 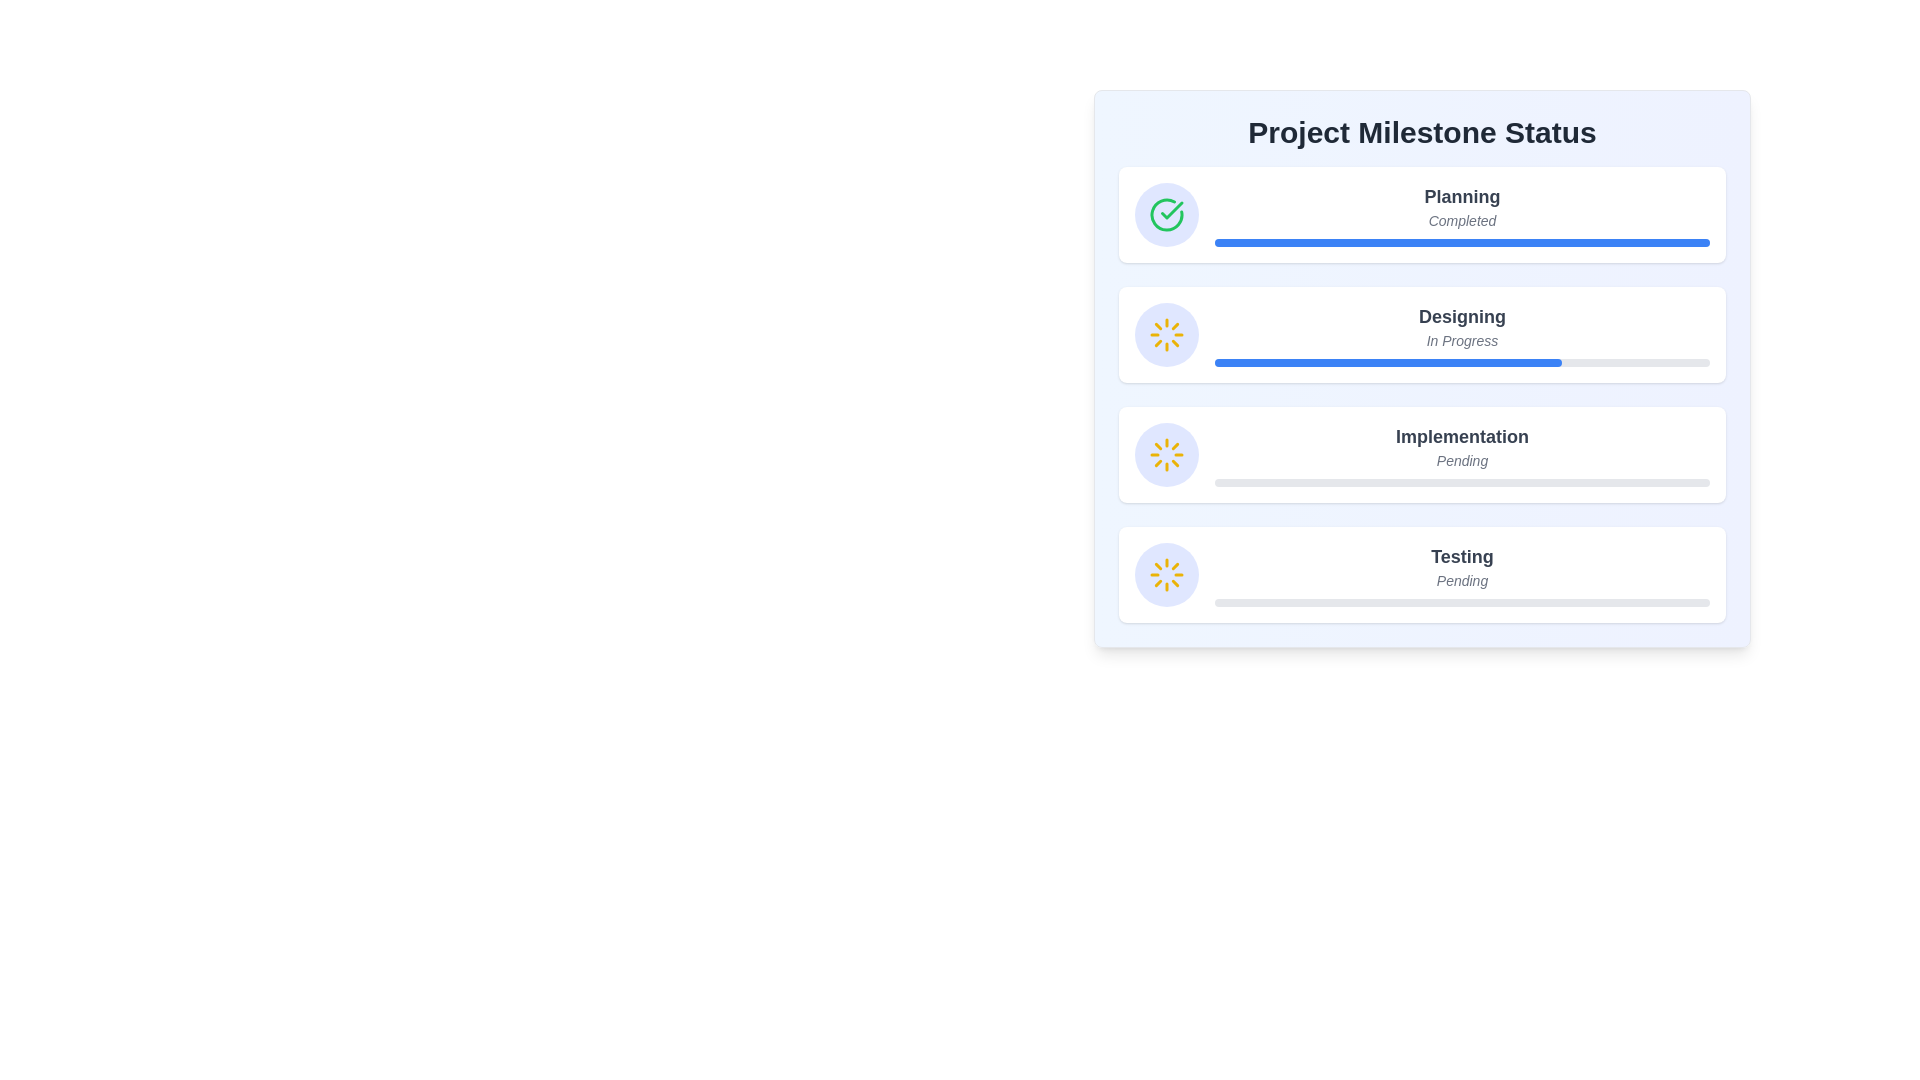 I want to click on the green checkmark icon that represents a completed status, located in the 'Project Milestone Status' section to the left of the 'Planning' milestone item, so click(x=1172, y=210).